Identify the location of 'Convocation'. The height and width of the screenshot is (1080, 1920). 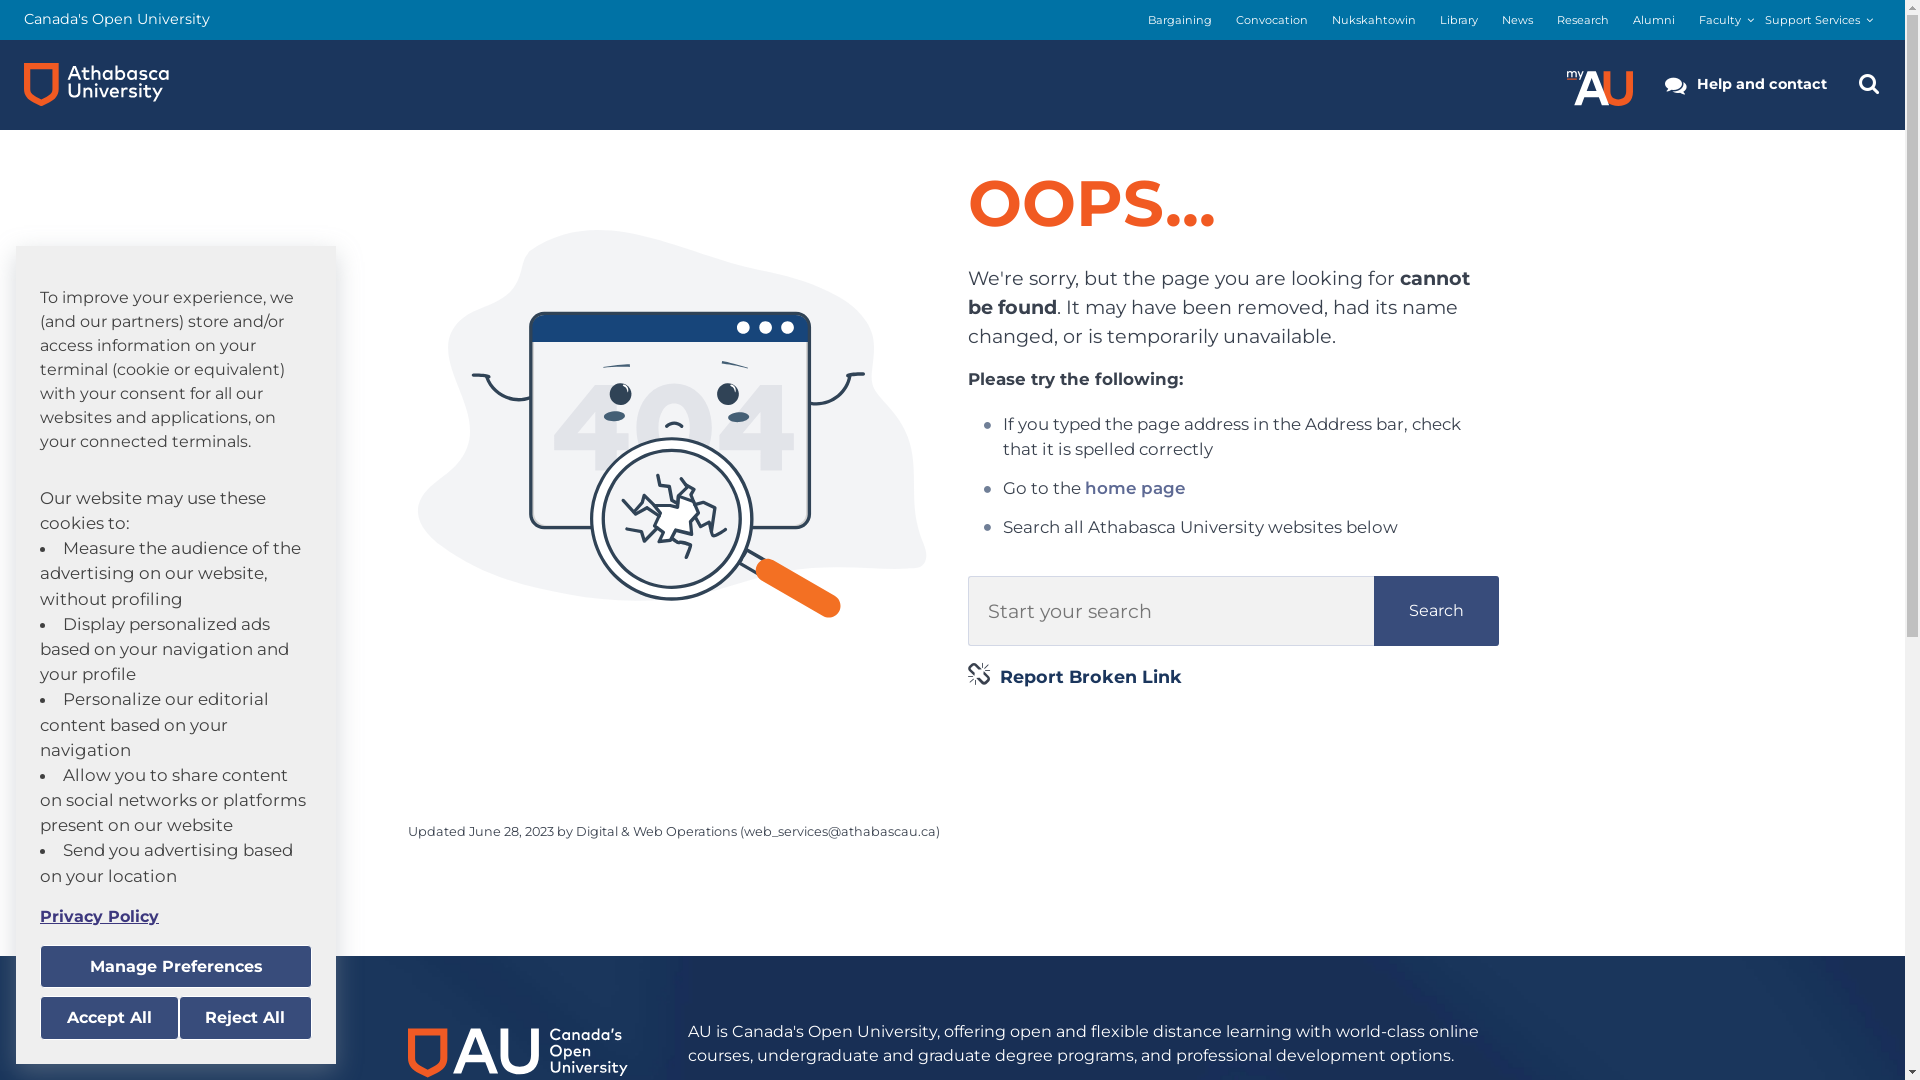
(1271, 20).